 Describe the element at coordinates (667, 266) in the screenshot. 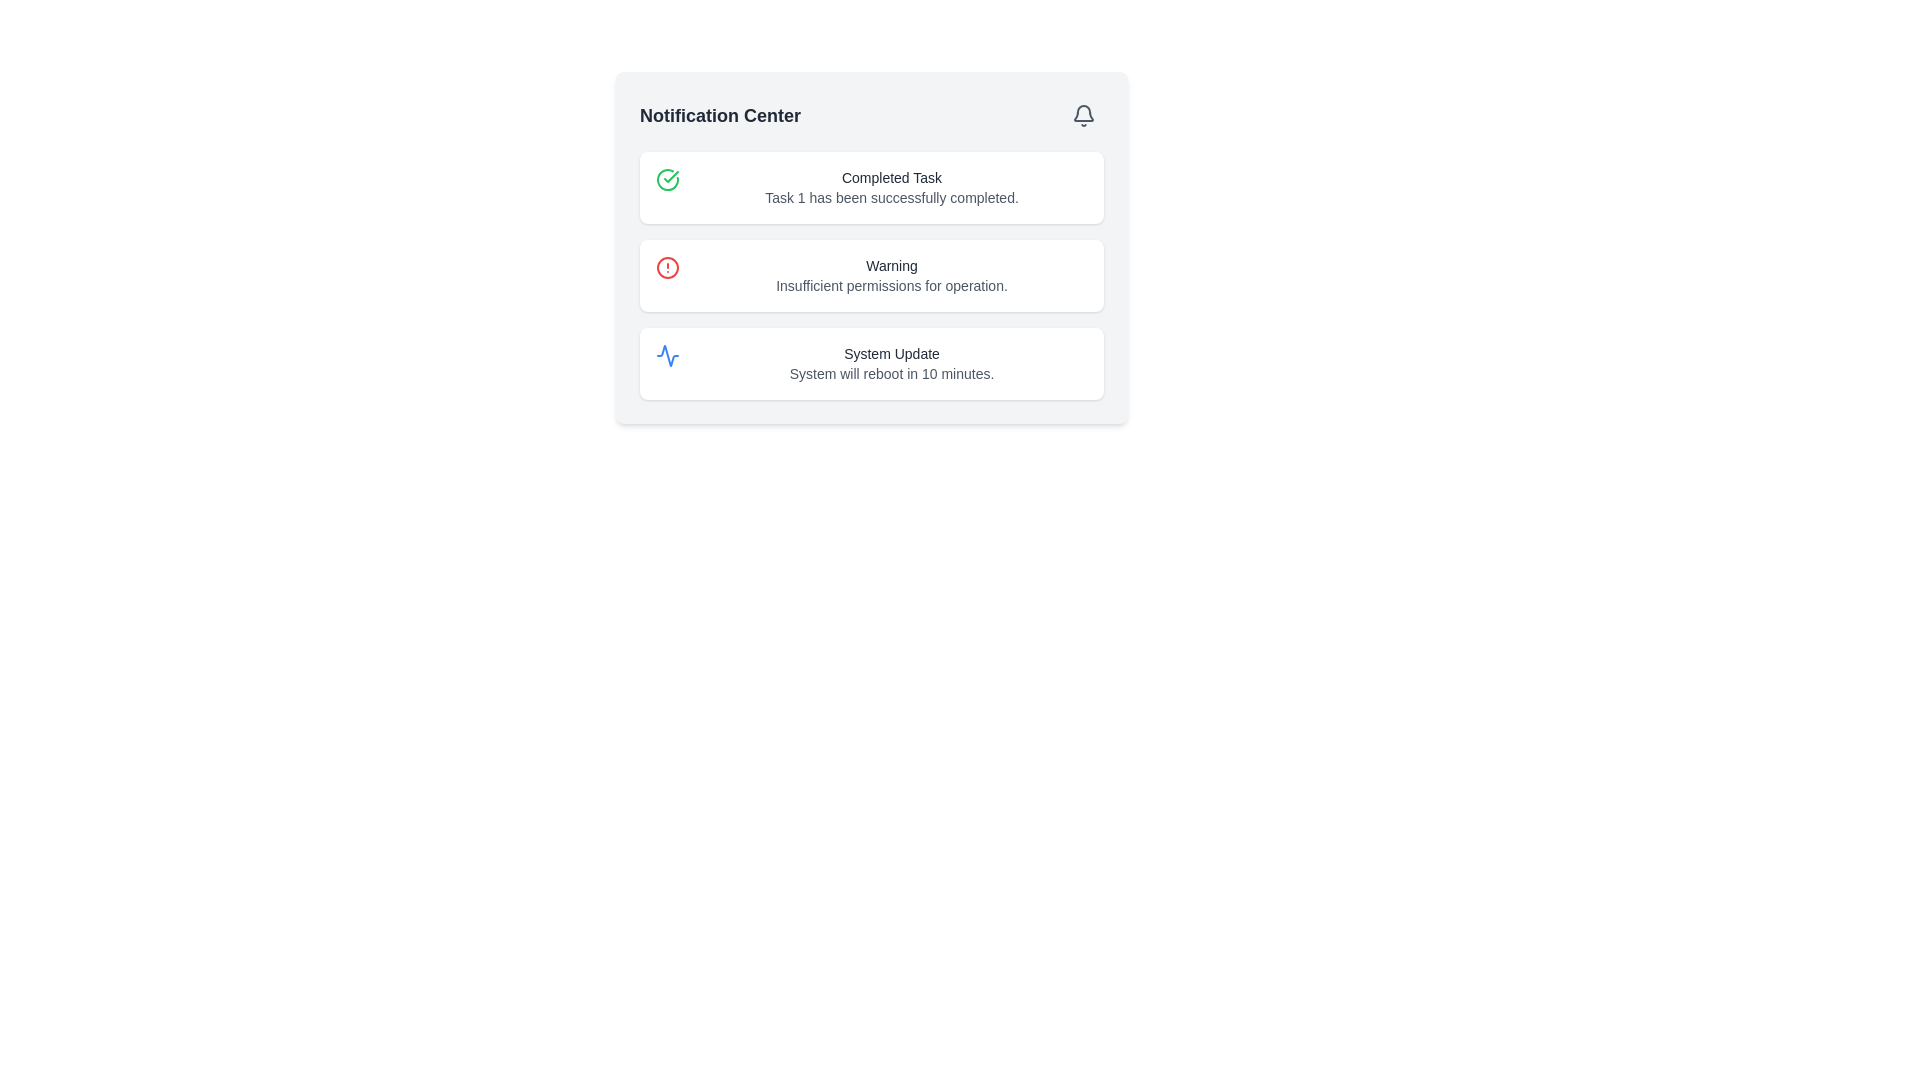

I see `the warning icon located in the second notification panel under 'Notification Center', next to the text 'Insufficient permissions for operation.'` at that location.